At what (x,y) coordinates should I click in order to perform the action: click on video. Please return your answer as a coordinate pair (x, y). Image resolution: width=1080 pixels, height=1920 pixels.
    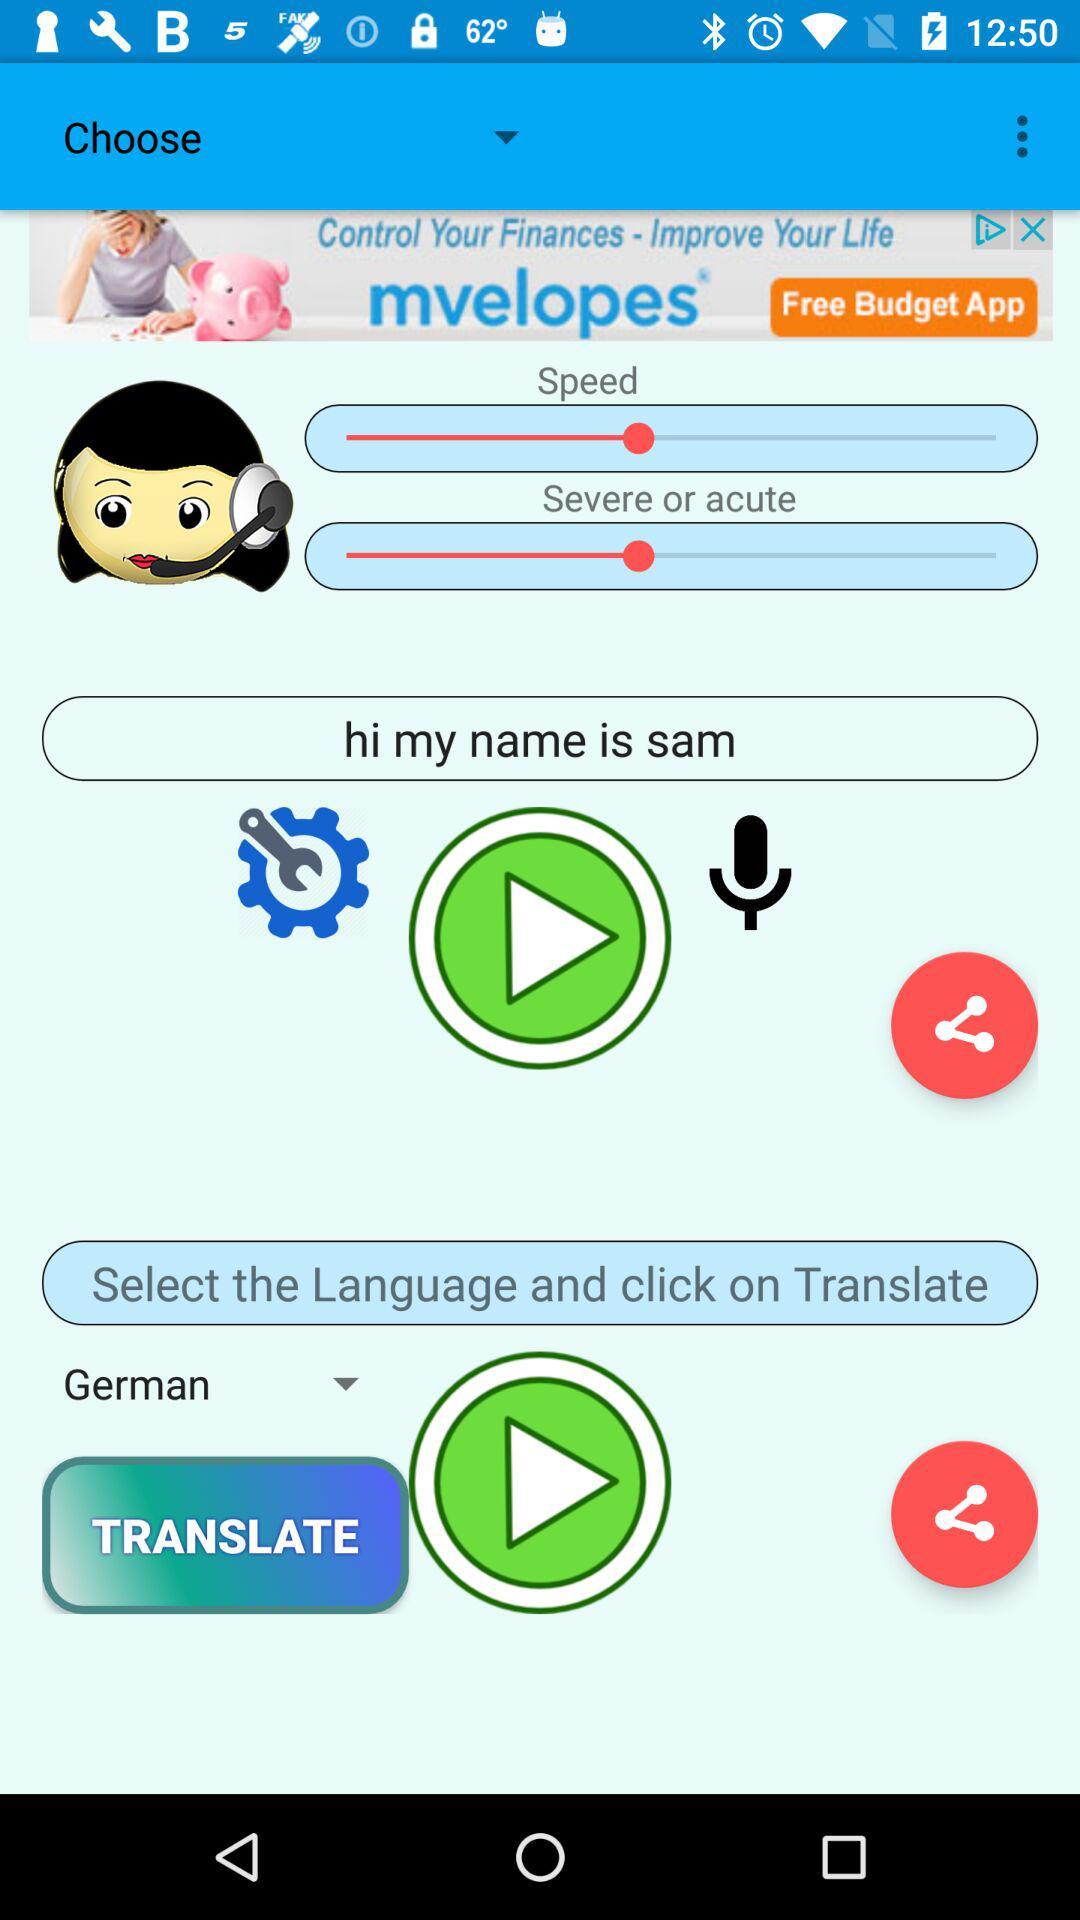
    Looking at the image, I should click on (540, 937).